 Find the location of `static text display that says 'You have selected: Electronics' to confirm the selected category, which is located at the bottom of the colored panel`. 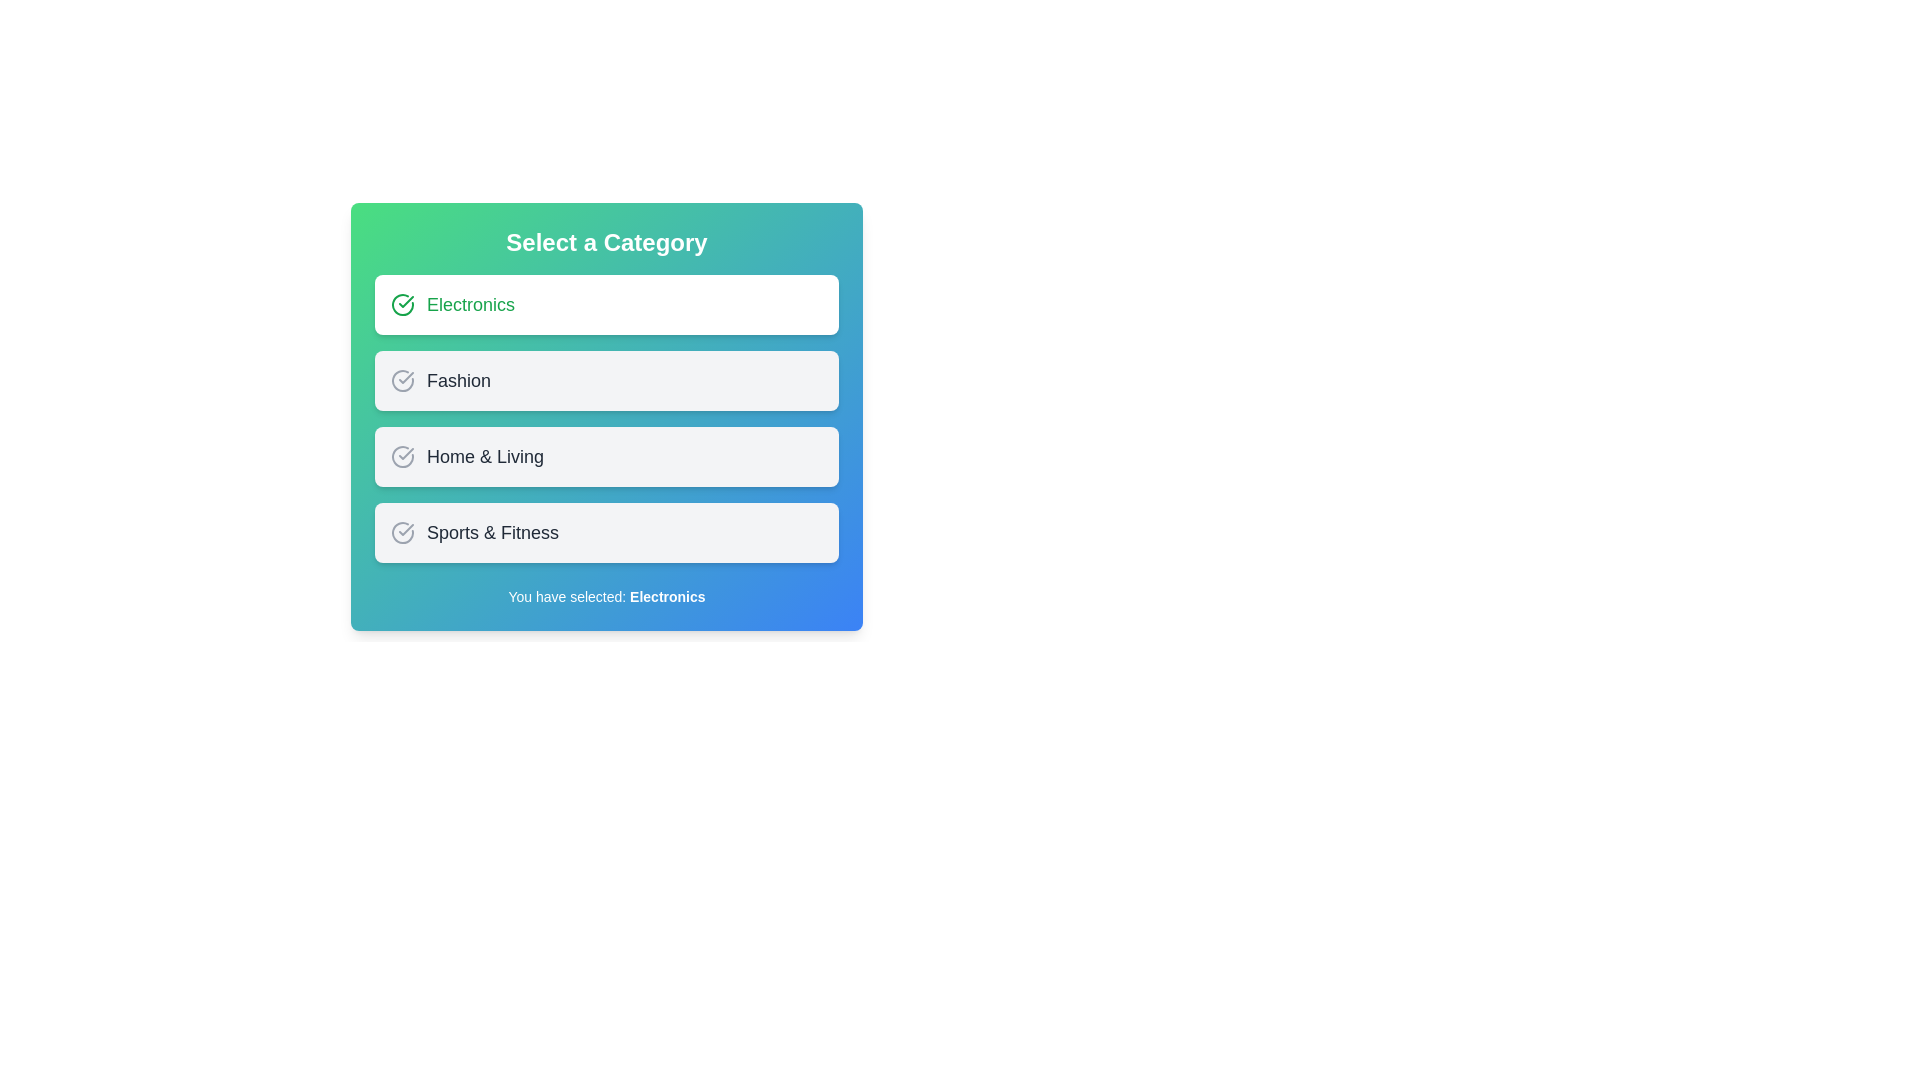

static text display that says 'You have selected: Electronics' to confirm the selected category, which is located at the bottom of the colored panel is located at coordinates (605, 596).